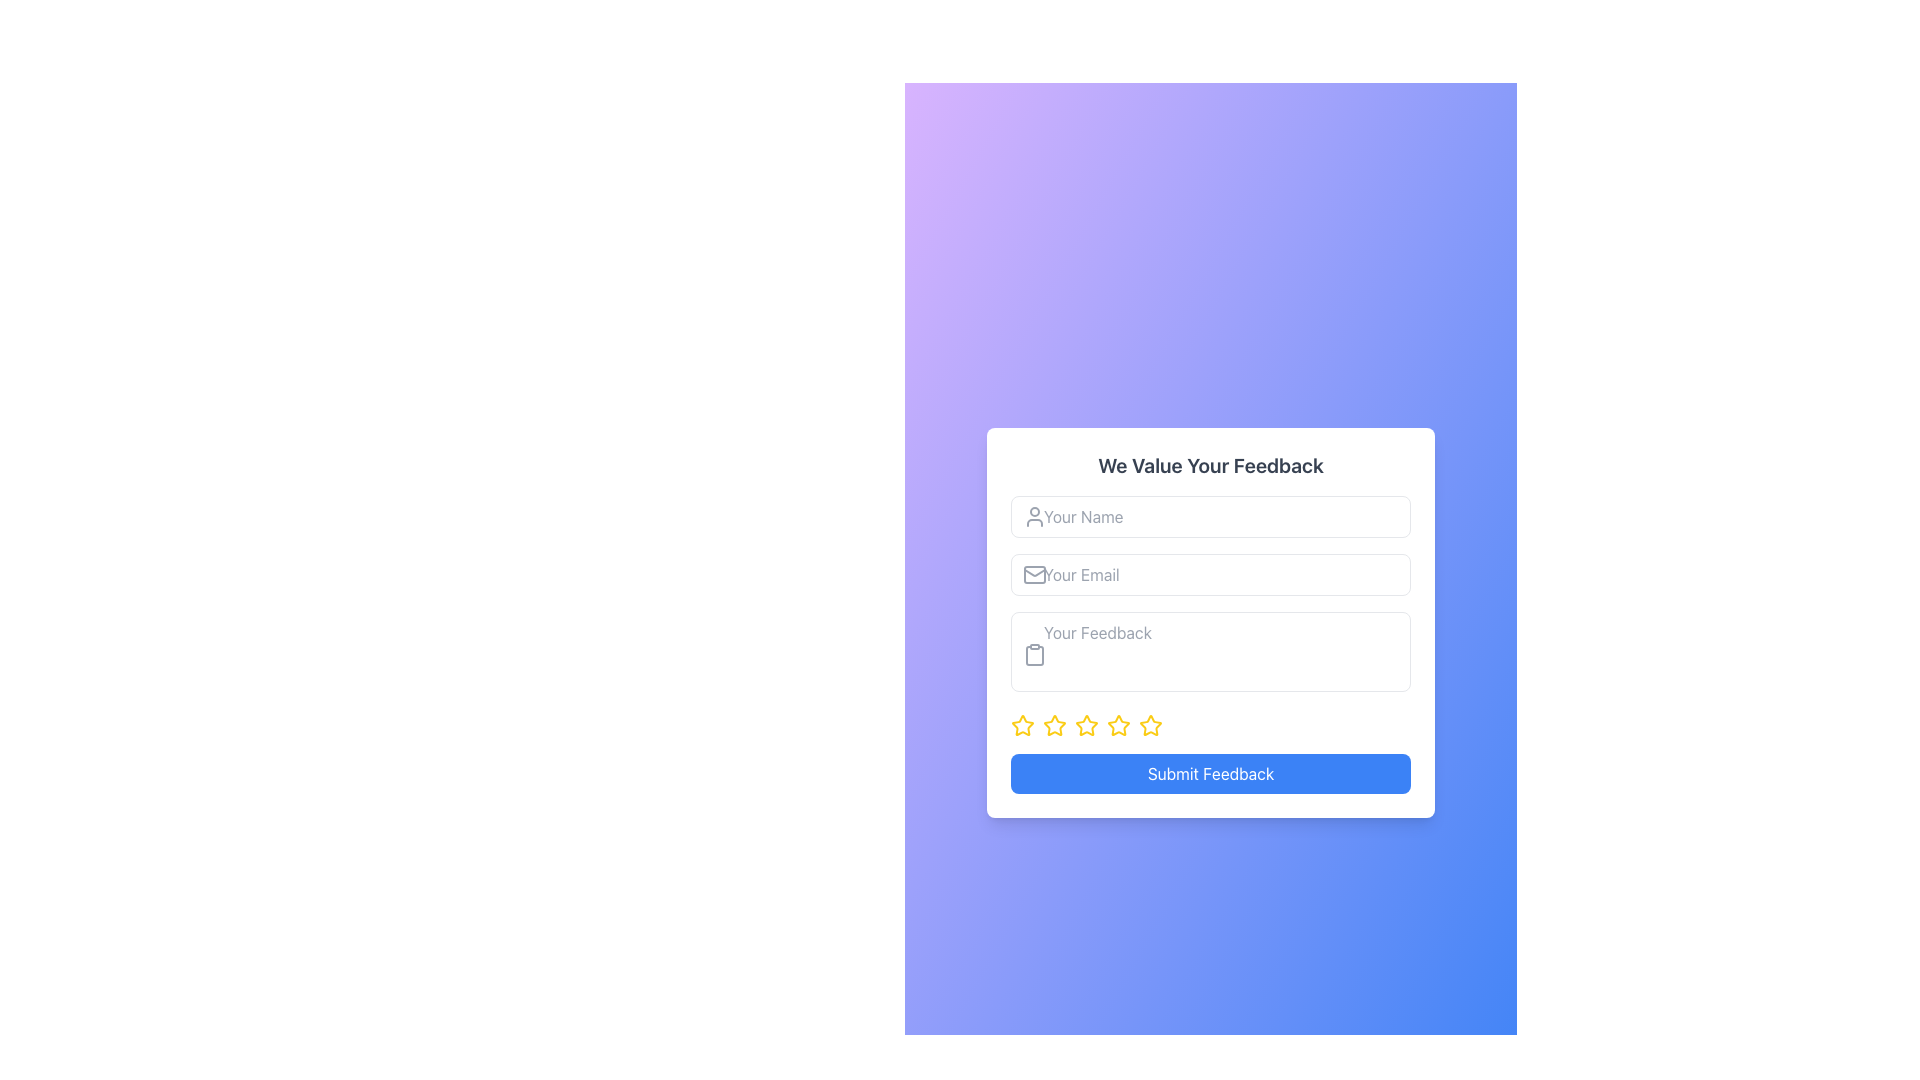 The height and width of the screenshot is (1080, 1920). What do you see at coordinates (1022, 725) in the screenshot?
I see `the first star in the rating system below the 'Your Feedback' input area` at bounding box center [1022, 725].